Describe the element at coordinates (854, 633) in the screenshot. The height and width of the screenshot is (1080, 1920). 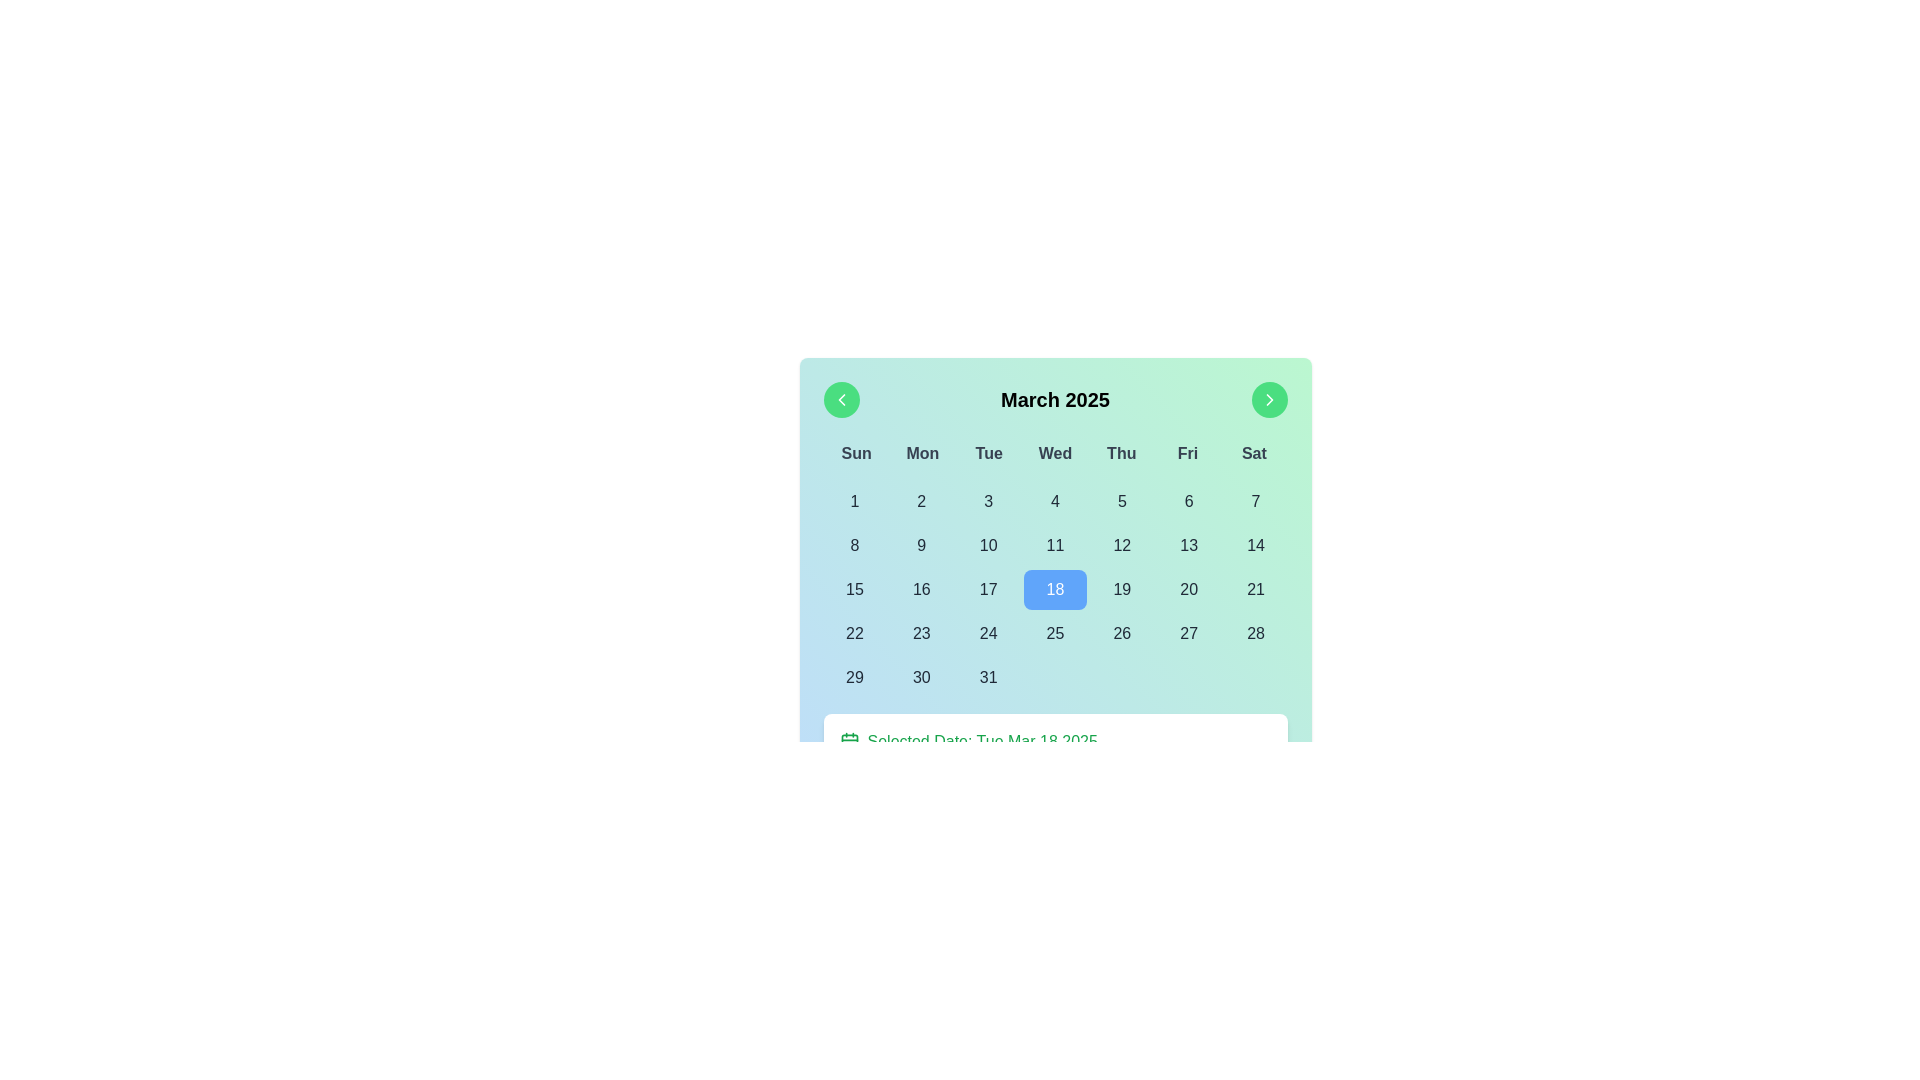
I see `the button displaying '22' located in the fourth row and first column of the calendar grid layout` at that location.